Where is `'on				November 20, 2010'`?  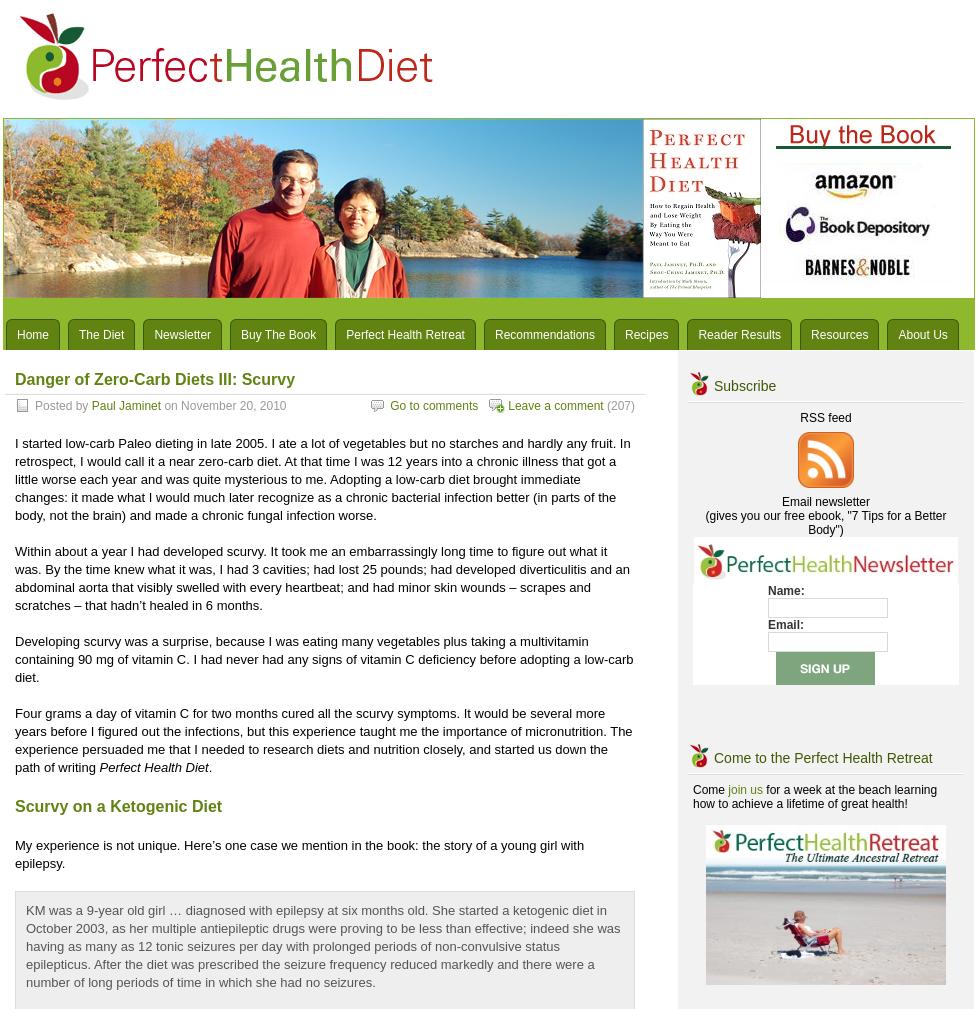 'on				November 20, 2010' is located at coordinates (223, 405).